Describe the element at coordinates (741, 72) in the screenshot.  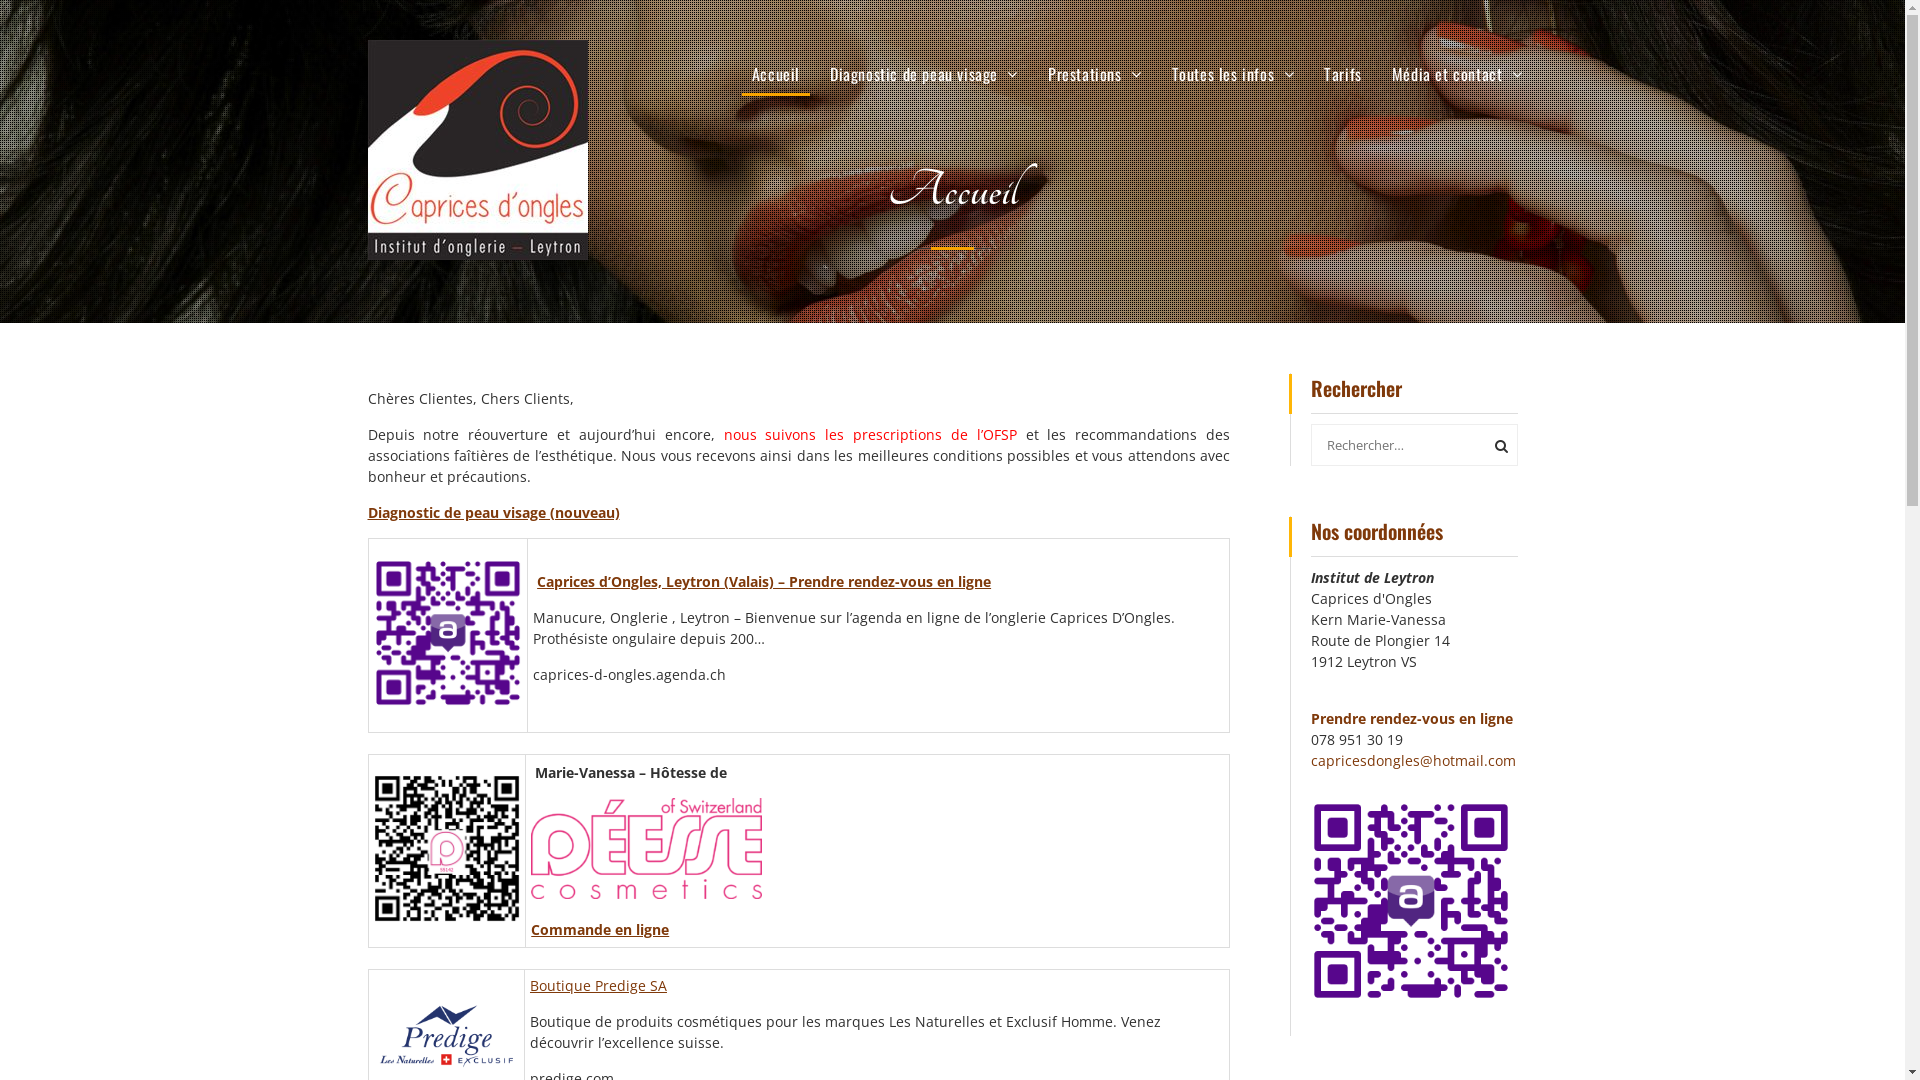
I see `'Accueil'` at that location.